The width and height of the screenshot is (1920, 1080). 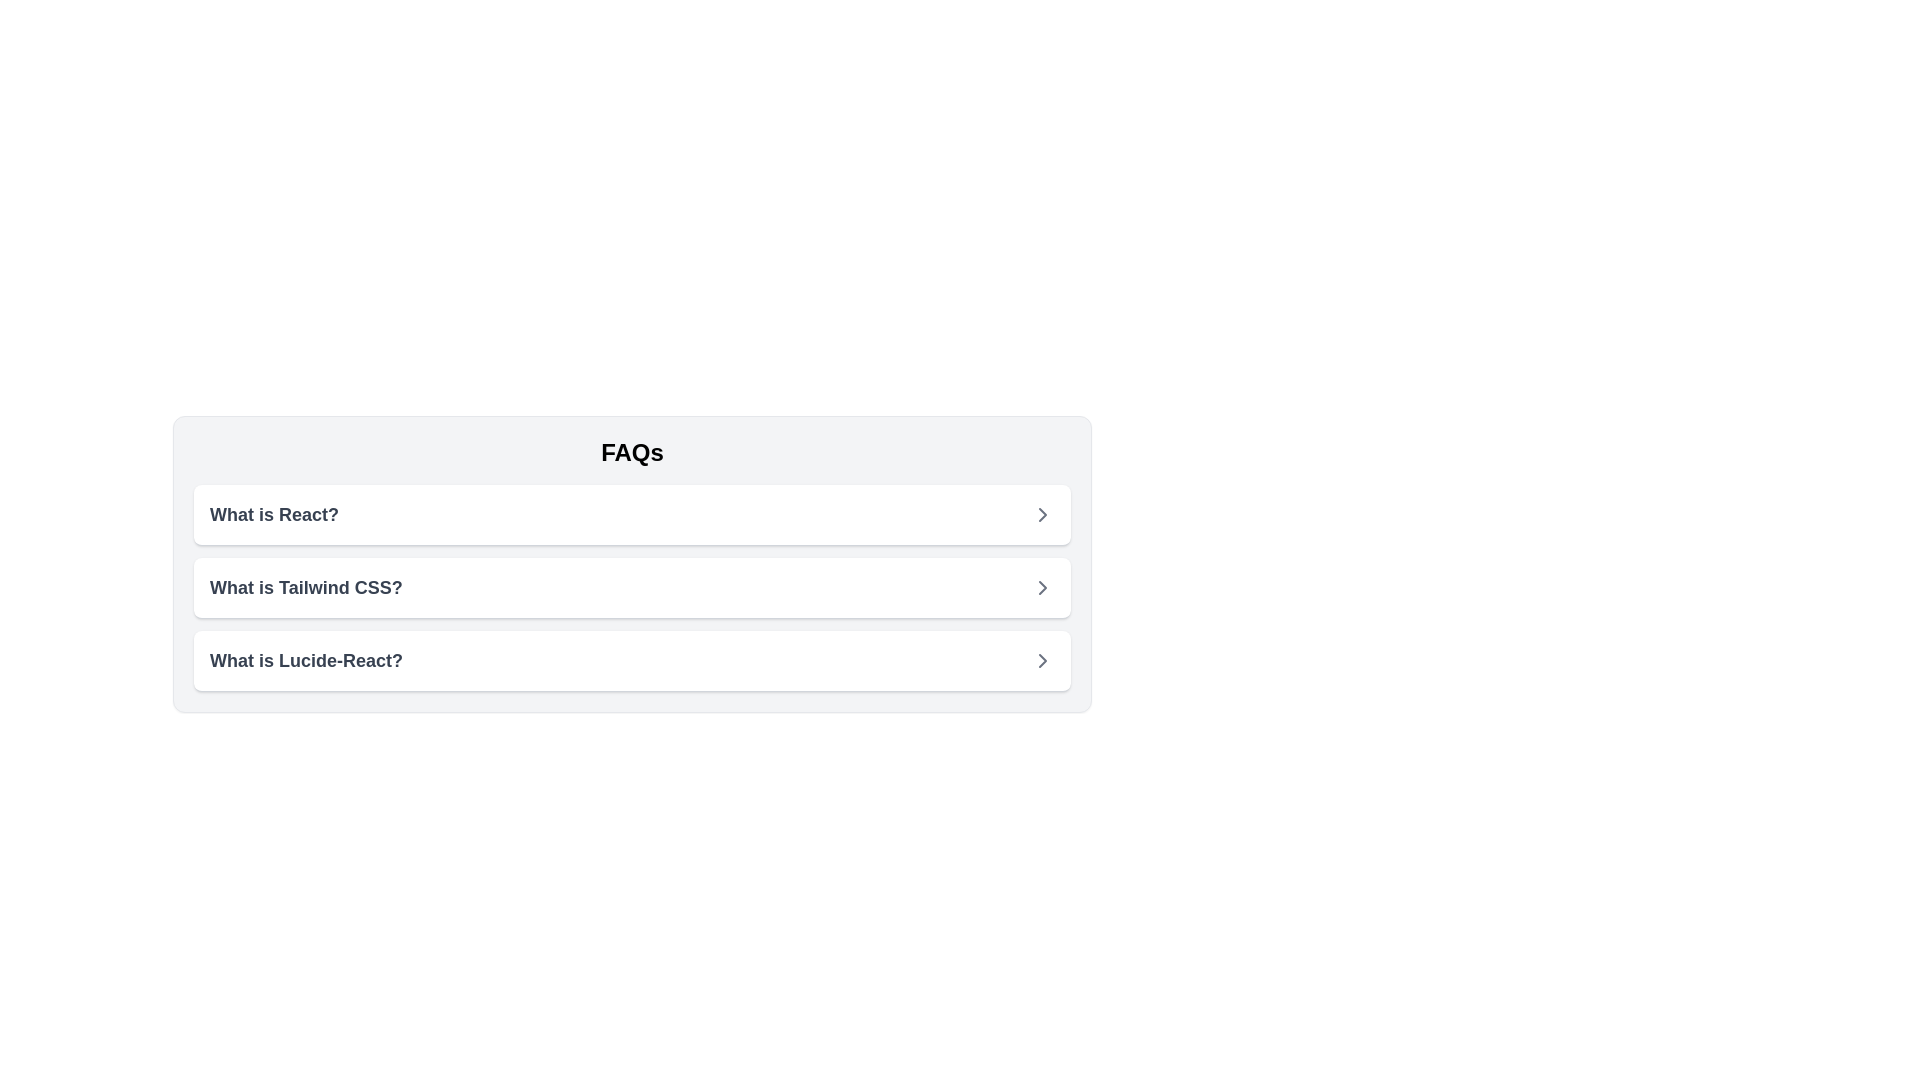 What do you see at coordinates (1041, 660) in the screenshot?
I see `the small right-pointing chevron arrow icon located next to the section labeled 'What is Lucide-React?' in the third entry of the FAQ list` at bounding box center [1041, 660].